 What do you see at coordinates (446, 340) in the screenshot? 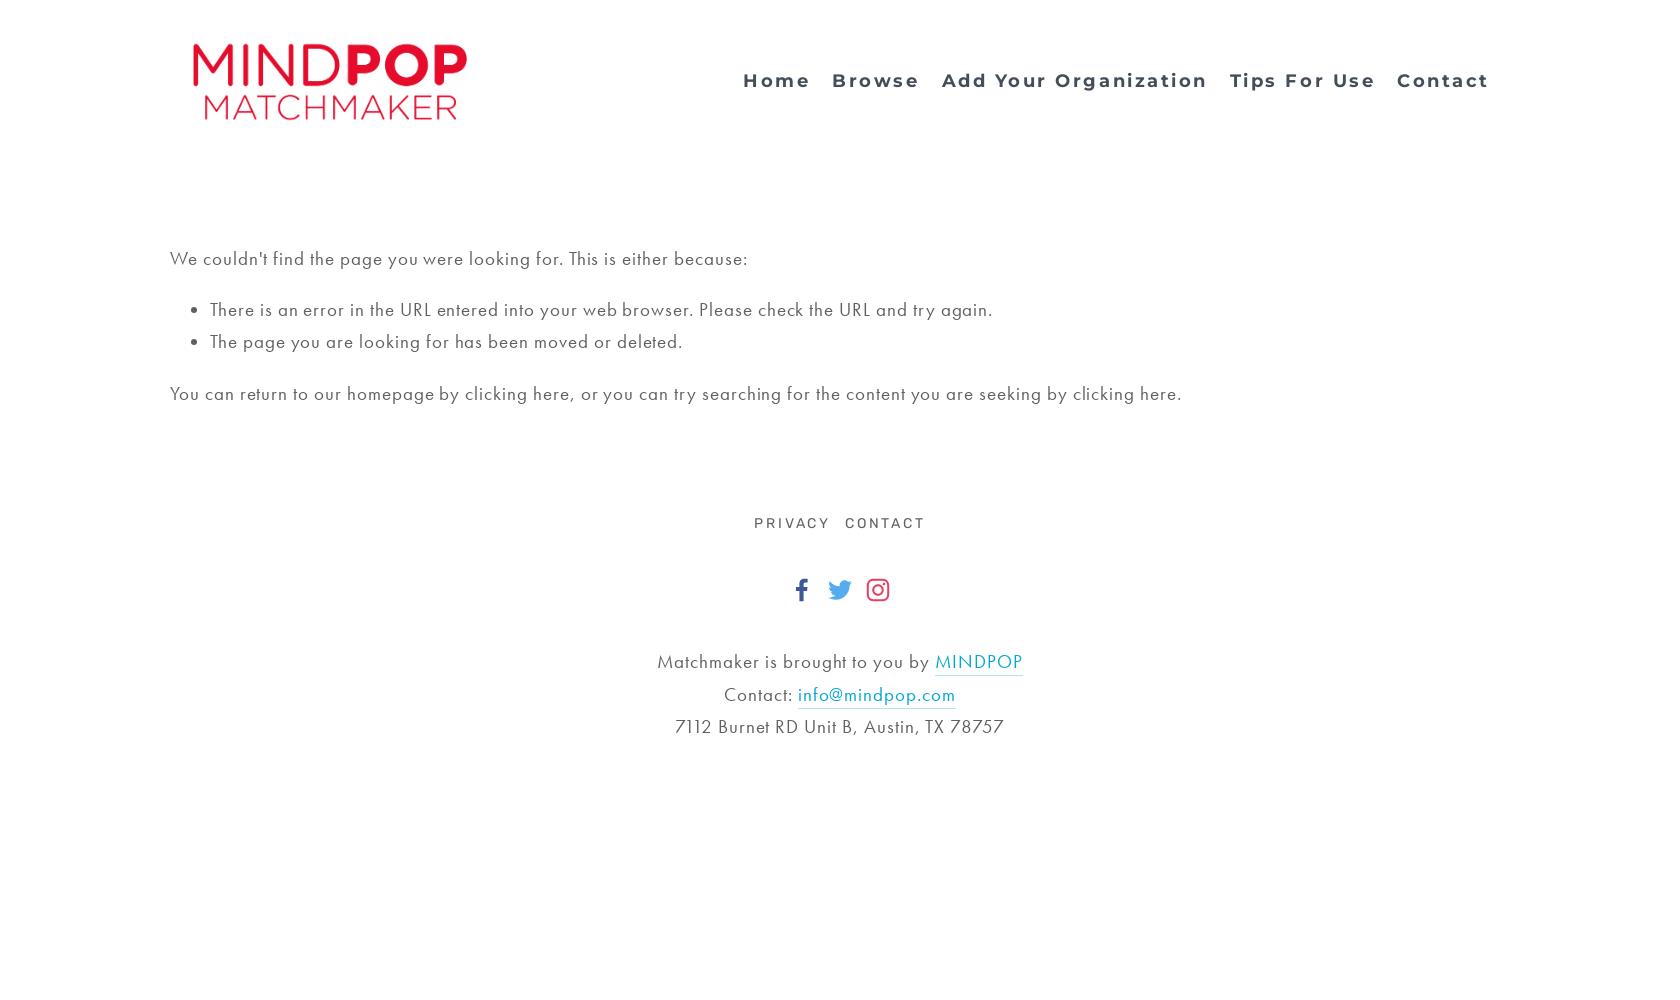
I see `'The page you are looking for has been moved or deleted.'` at bounding box center [446, 340].